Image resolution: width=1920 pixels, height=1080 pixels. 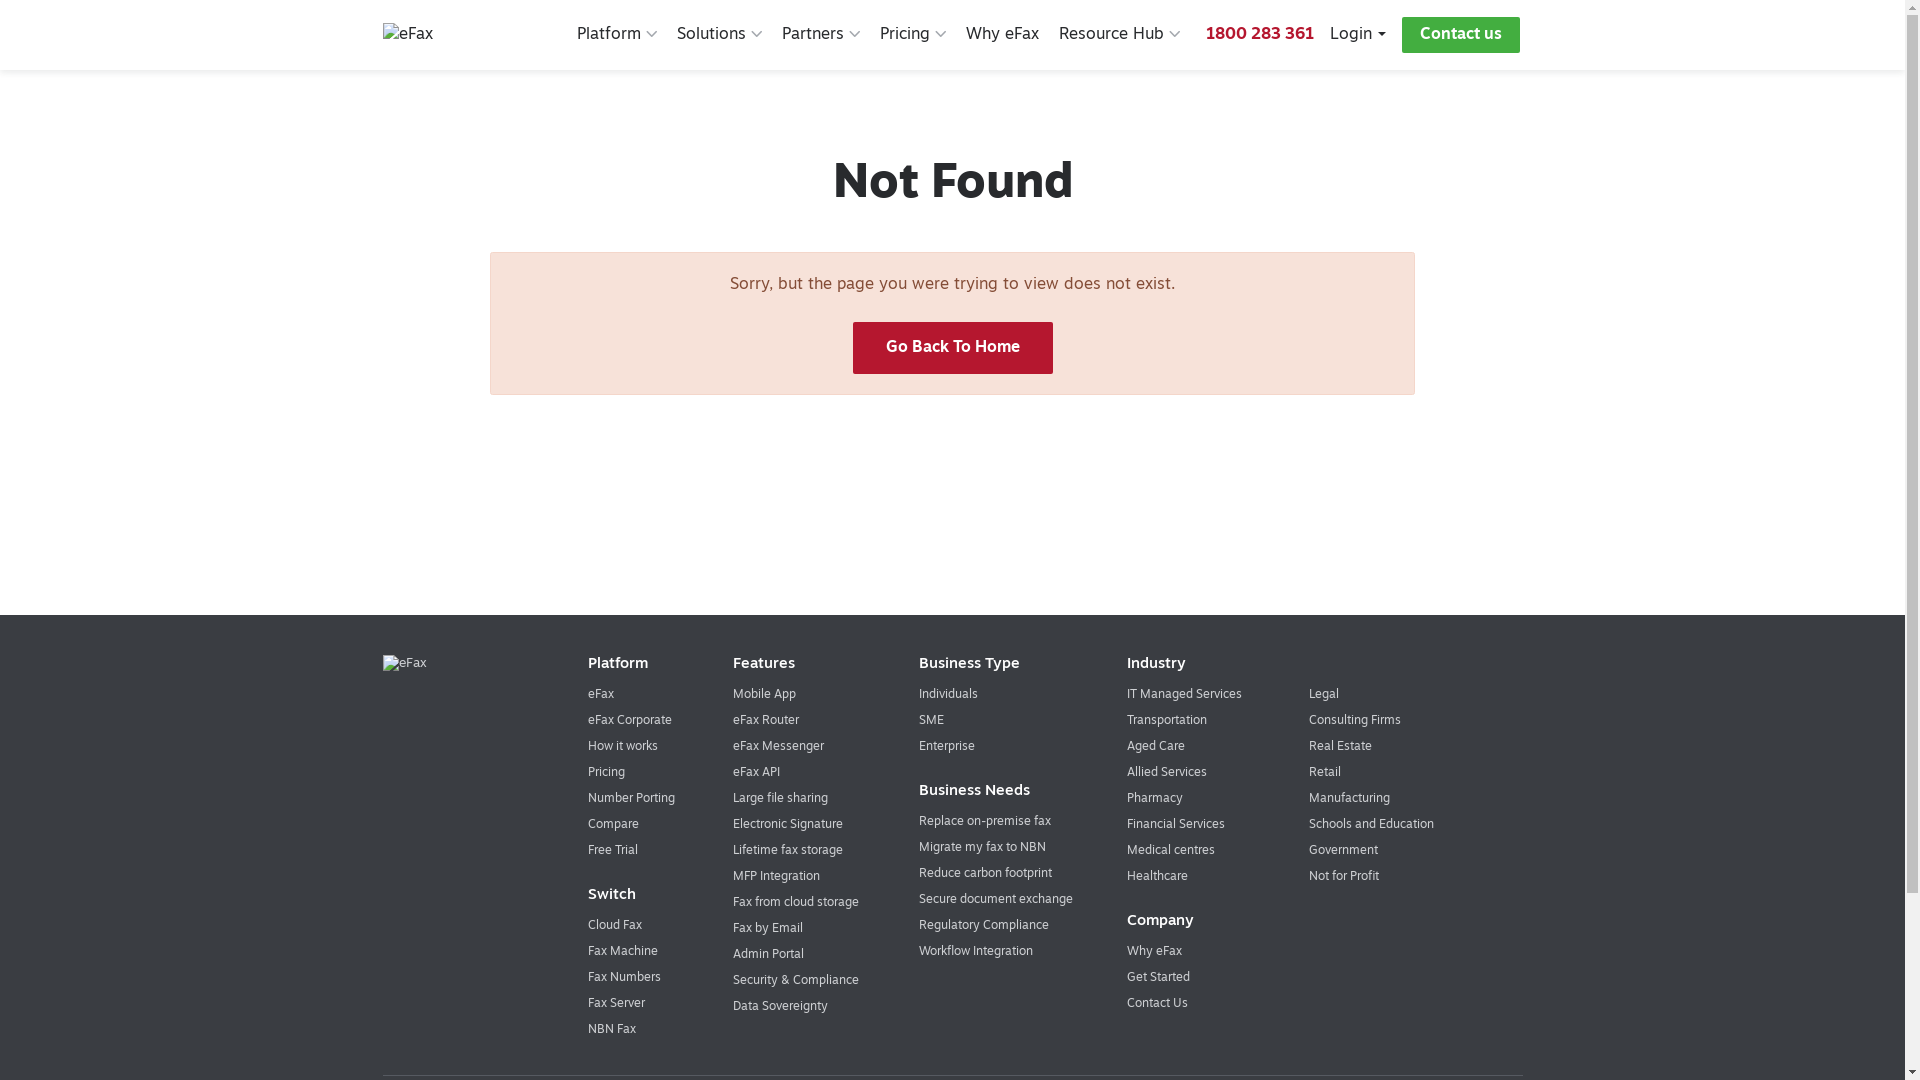 I want to click on 'eFax Corporate', so click(x=628, y=721).